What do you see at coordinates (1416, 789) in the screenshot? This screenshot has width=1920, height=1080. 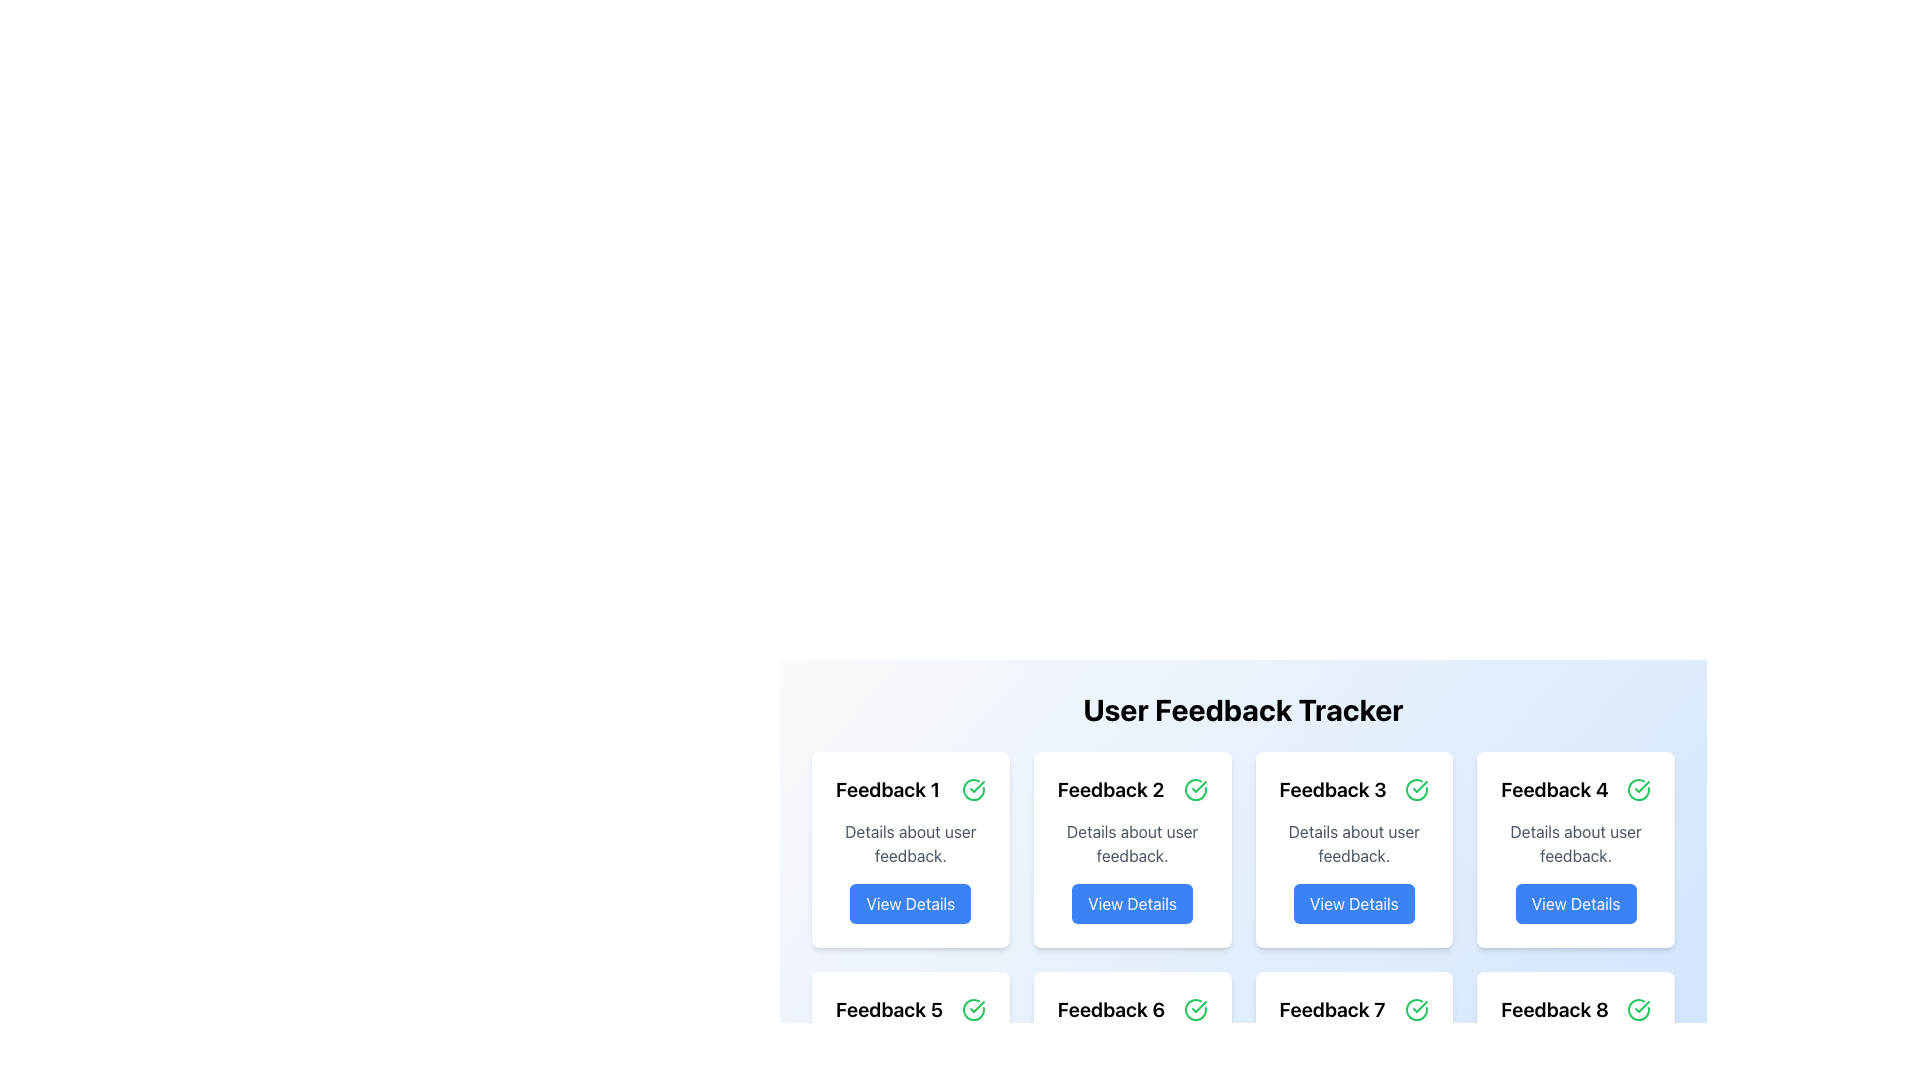 I see `the circular icon with a checkmark in the center, styled with a green stroke, located next to the heading 'Feedback 3', indicating successful completion or approval` at bounding box center [1416, 789].